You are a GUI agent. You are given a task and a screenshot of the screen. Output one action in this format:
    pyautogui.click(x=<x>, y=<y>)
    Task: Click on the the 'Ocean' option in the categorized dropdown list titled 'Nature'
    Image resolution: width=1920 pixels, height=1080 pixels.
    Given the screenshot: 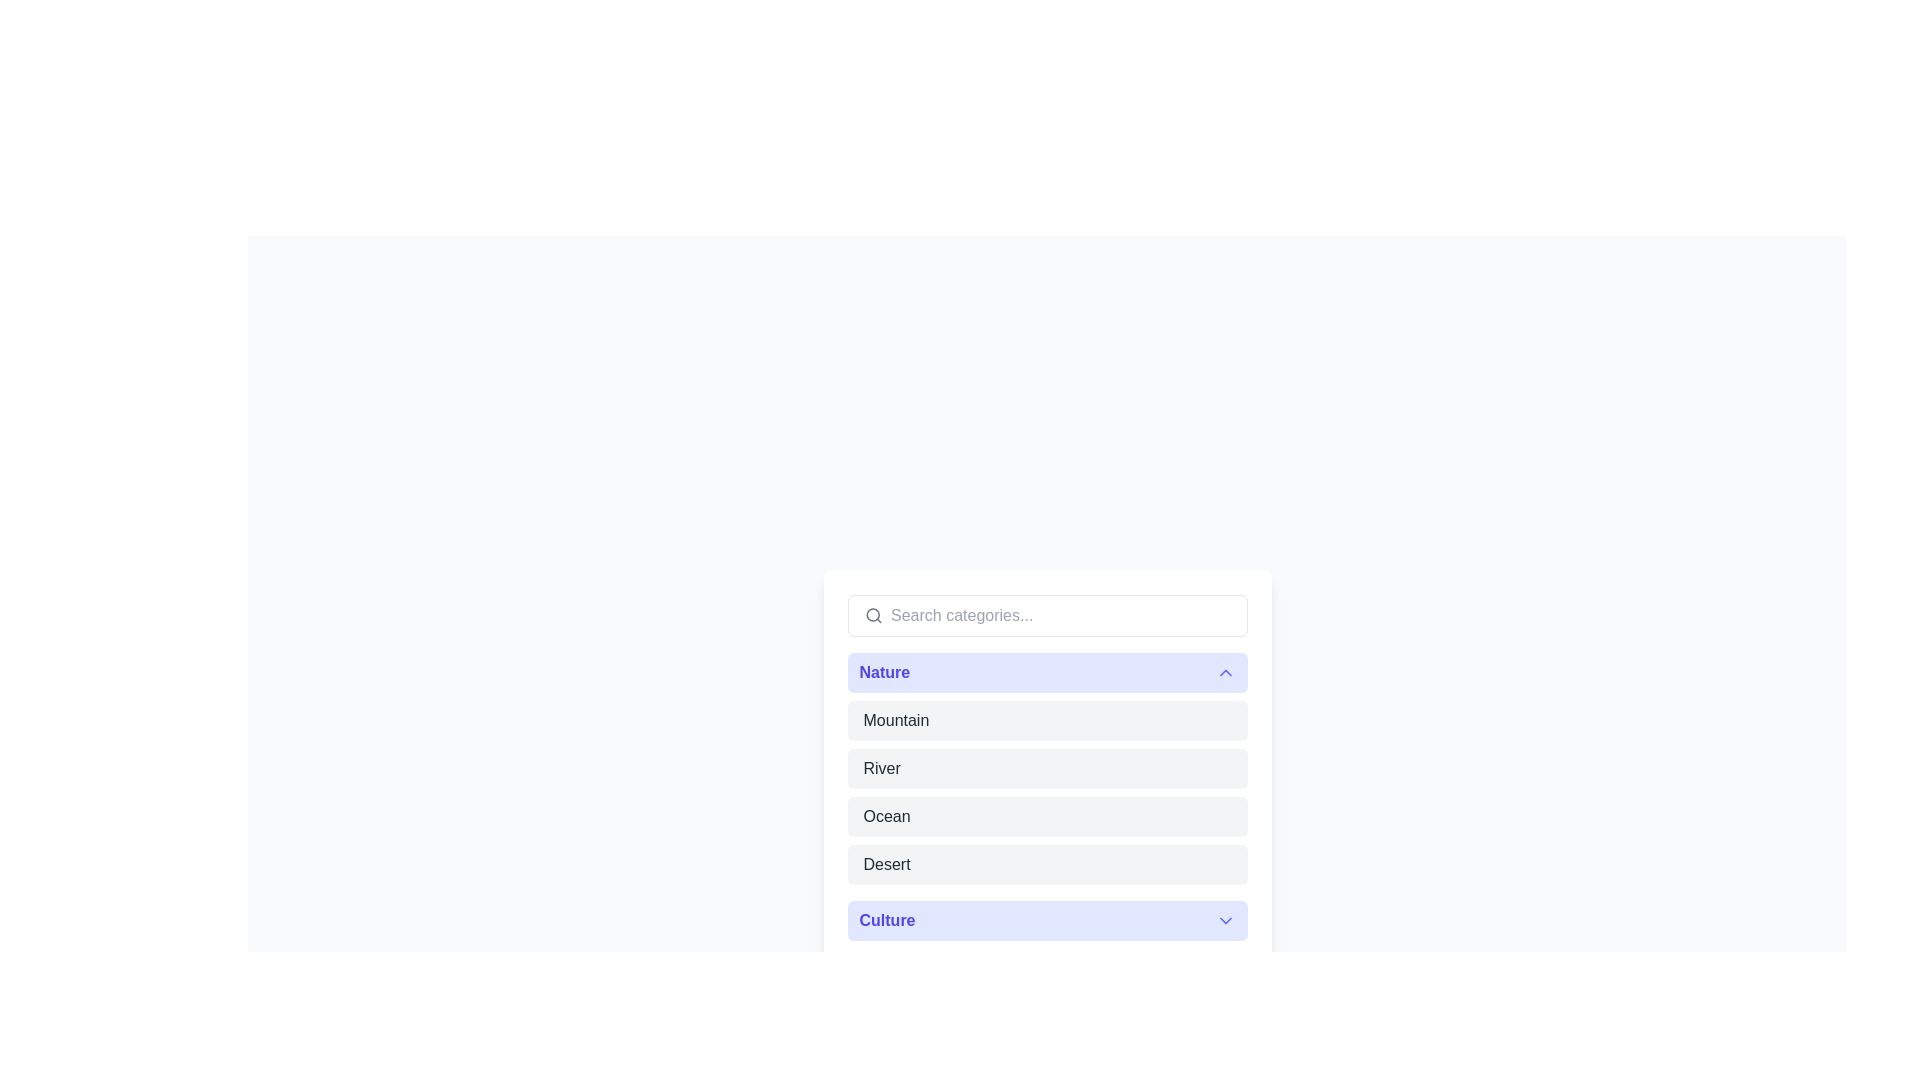 What is the action you would take?
    pyautogui.click(x=1046, y=817)
    